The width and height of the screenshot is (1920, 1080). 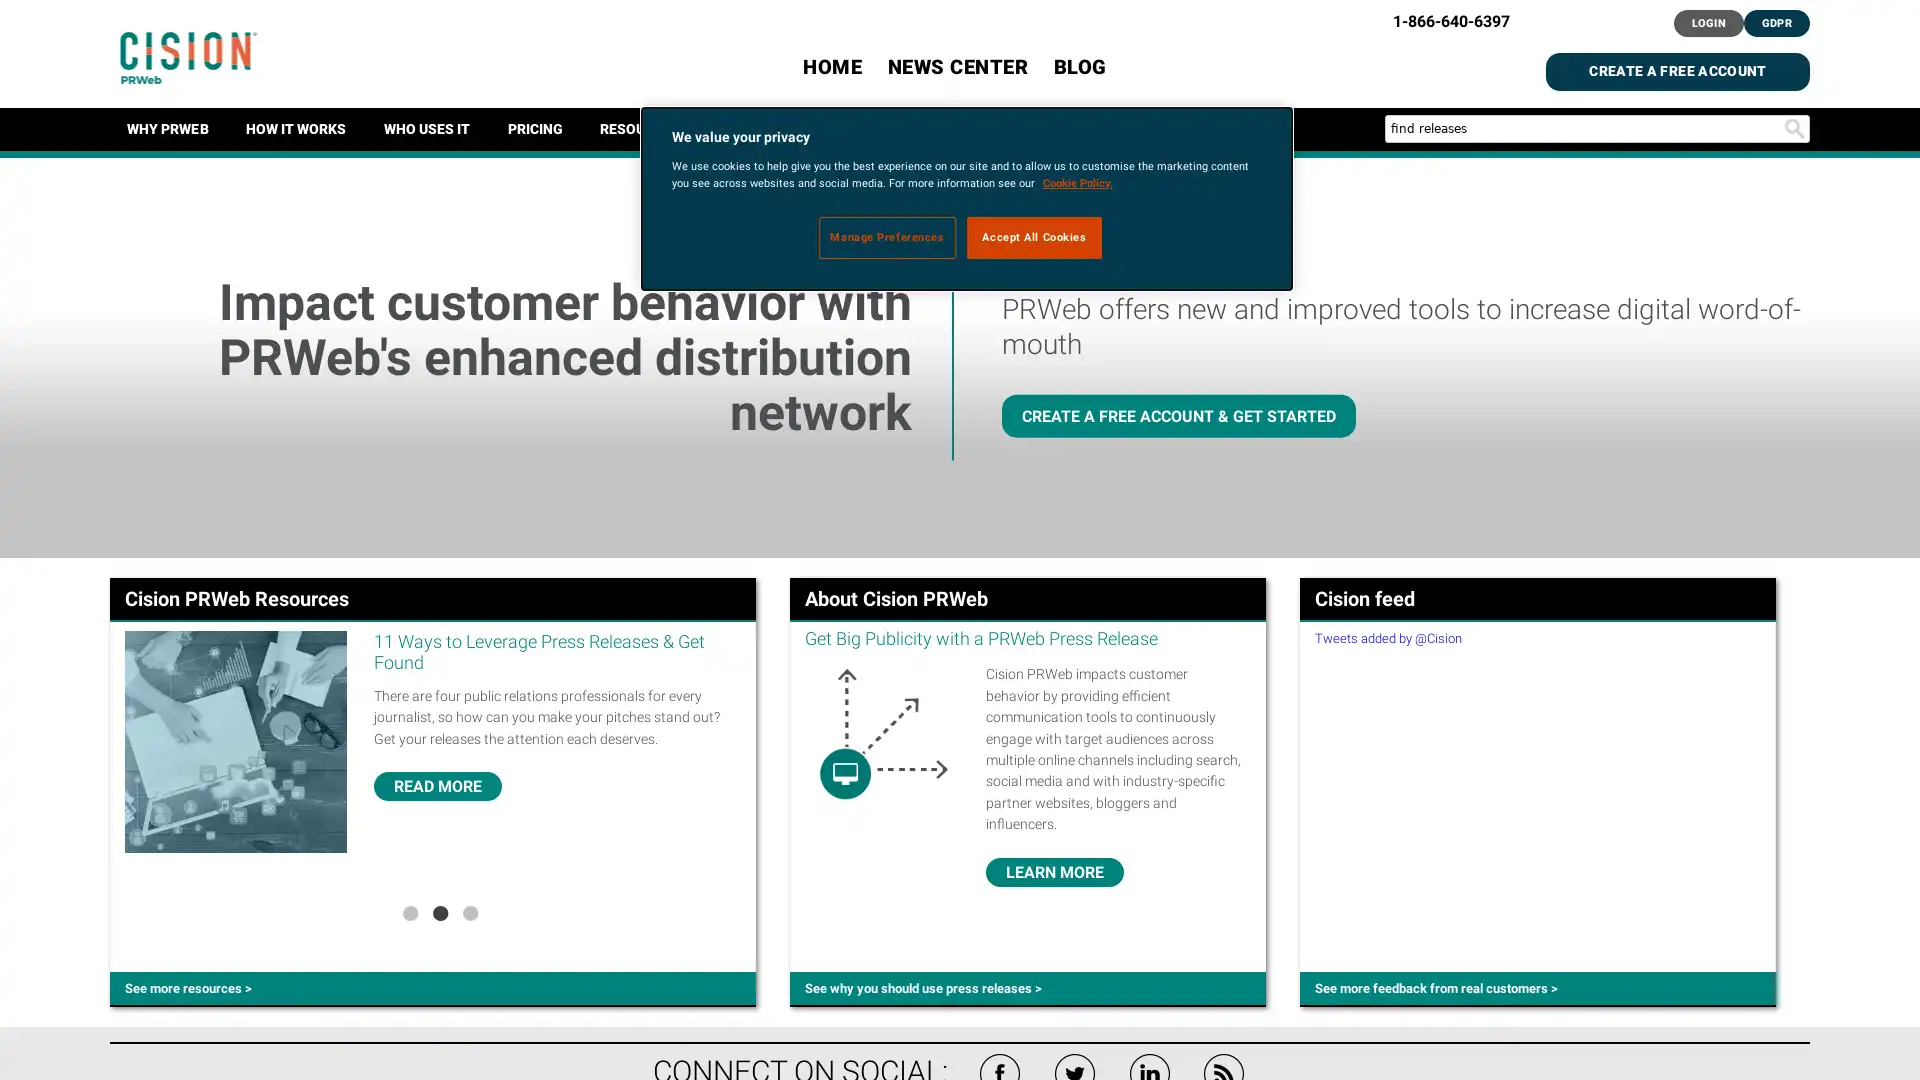 I want to click on 3, so click(x=469, y=911).